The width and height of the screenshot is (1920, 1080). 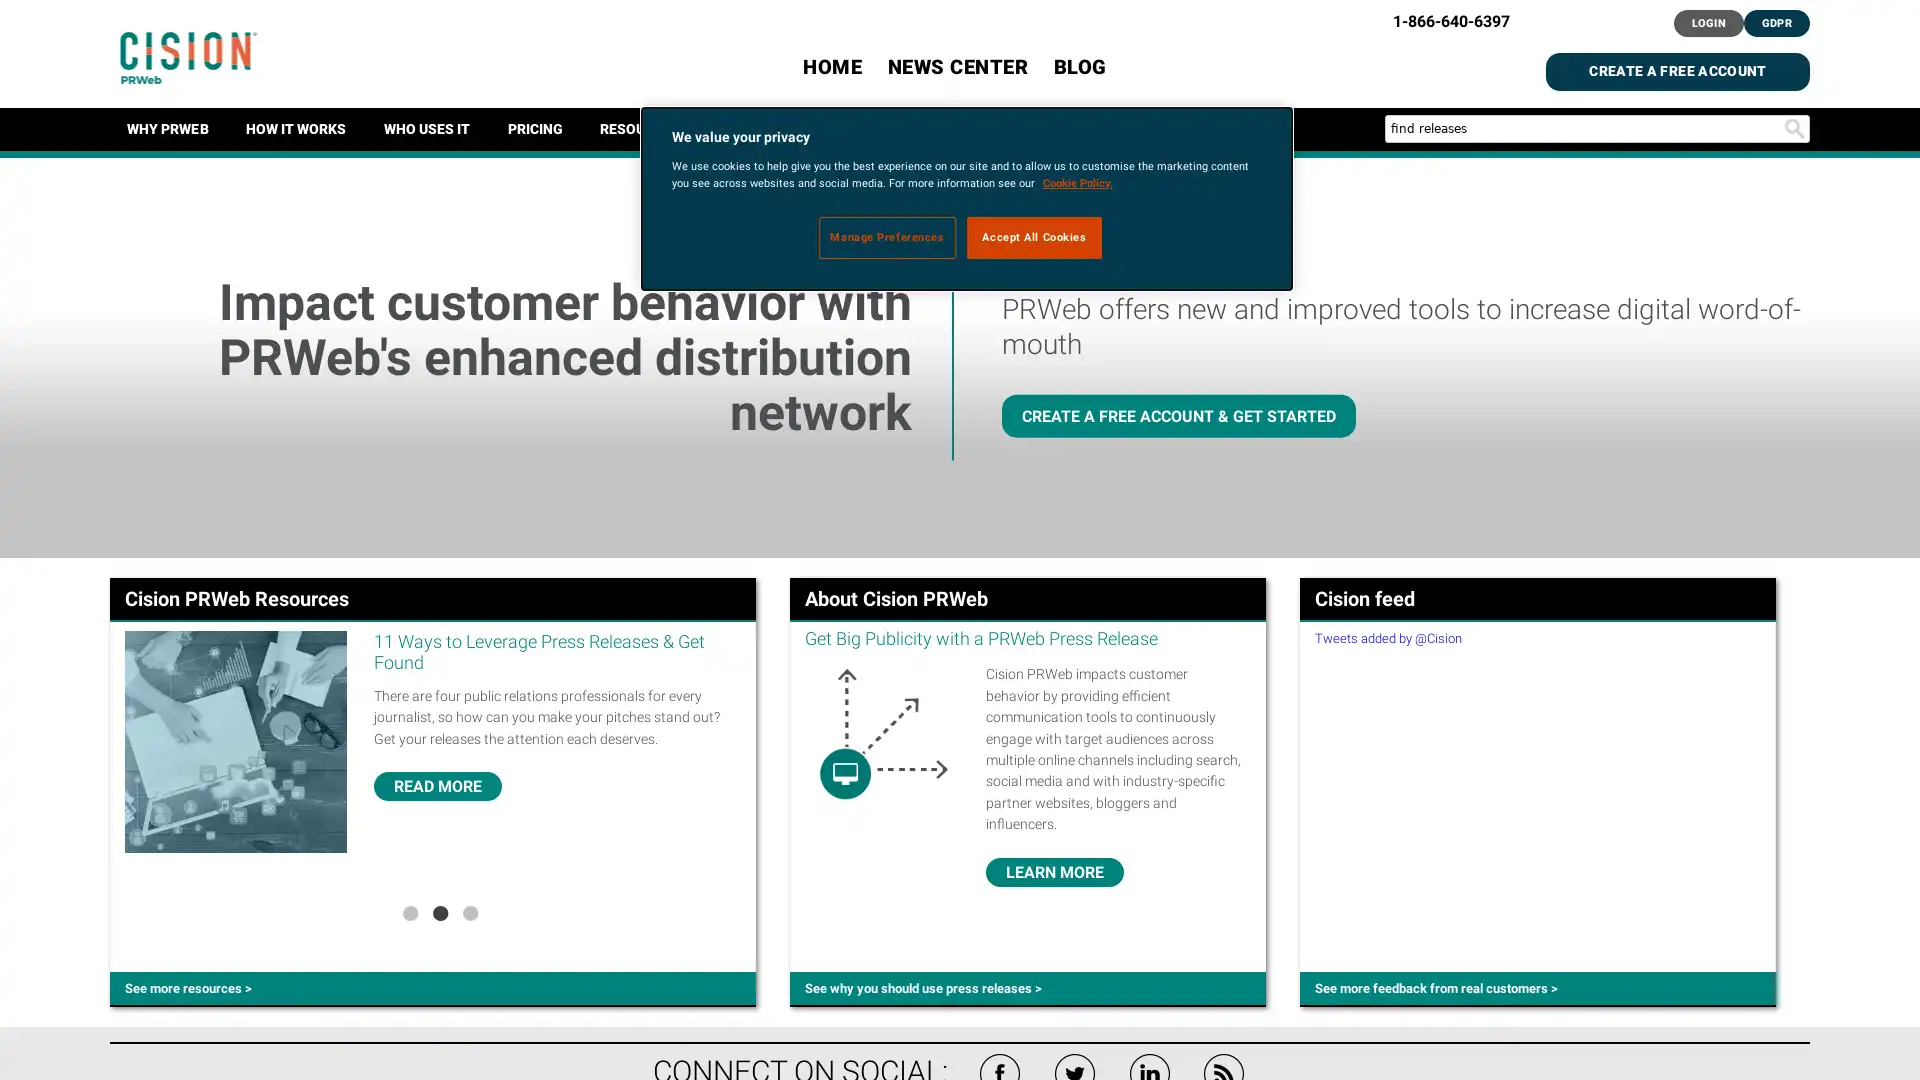 I want to click on 3, so click(x=469, y=911).